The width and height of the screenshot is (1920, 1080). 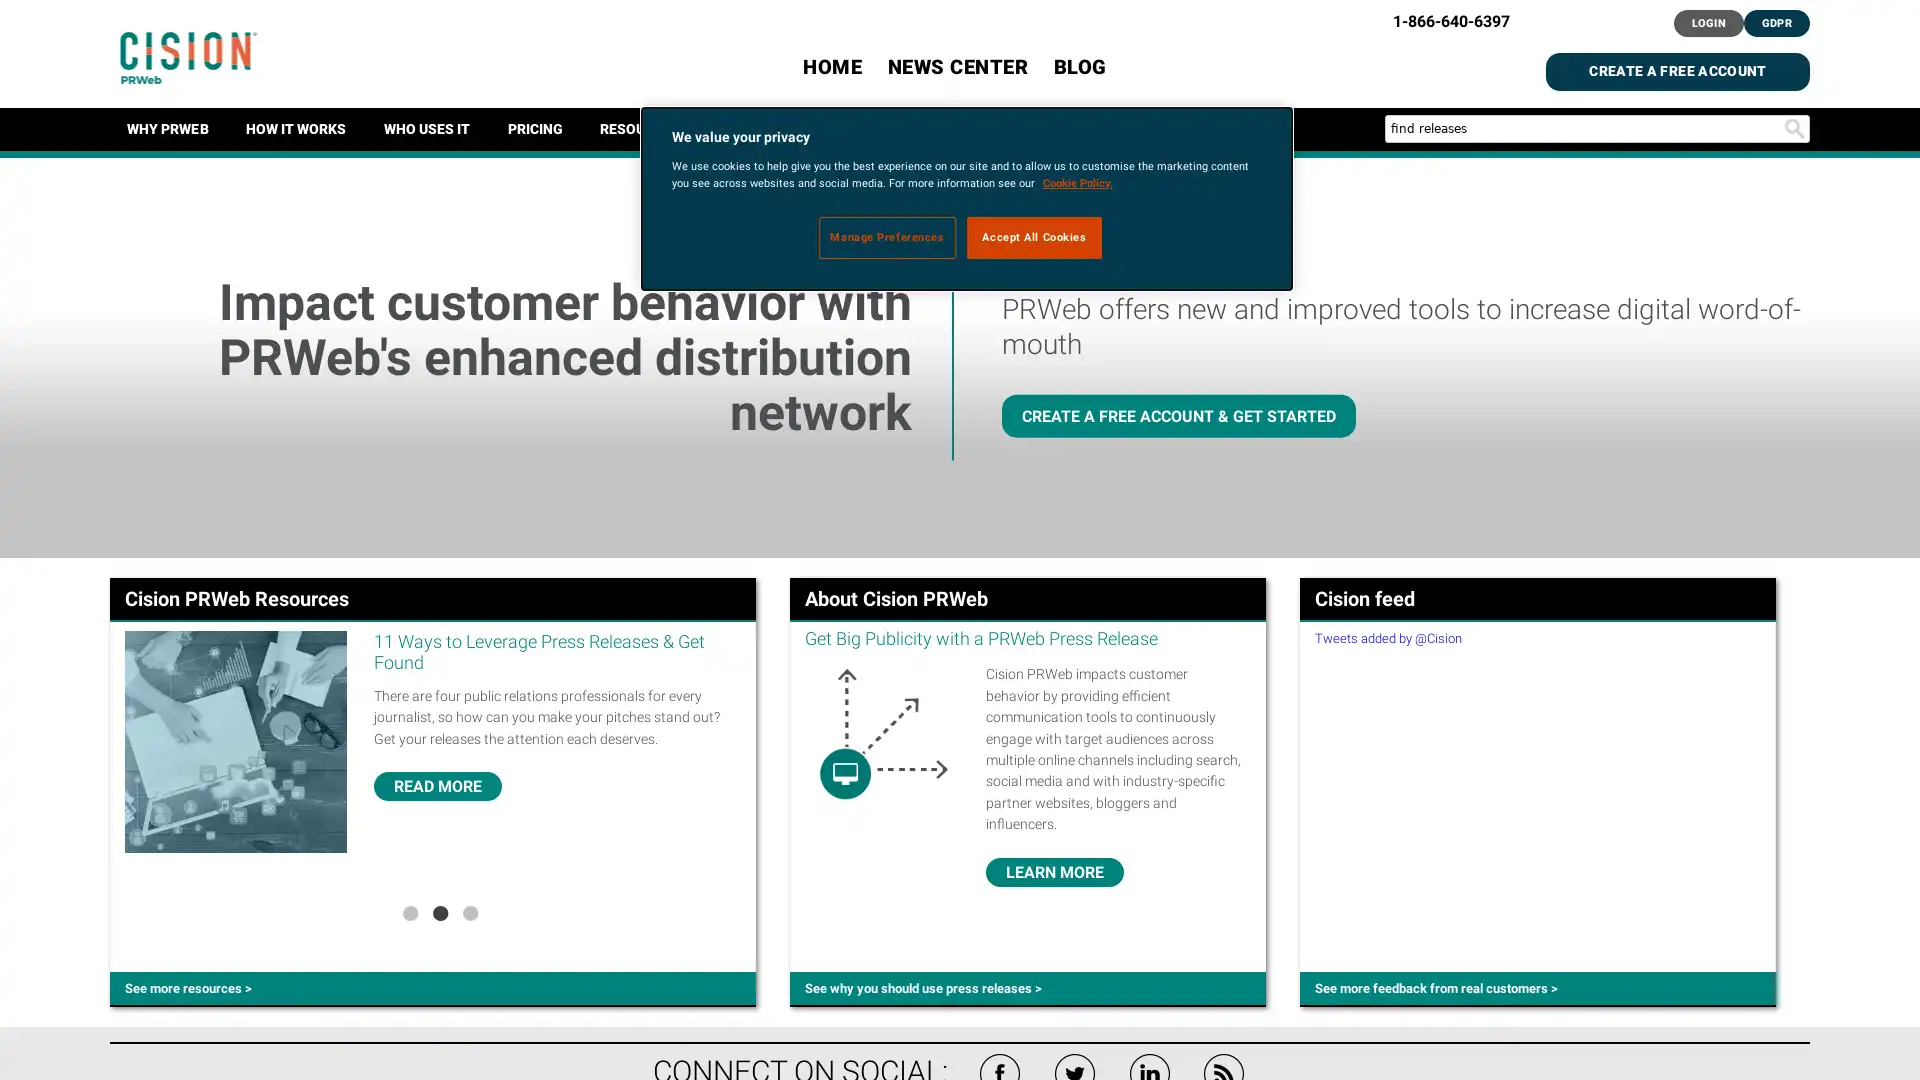 I want to click on 3, so click(x=469, y=911).